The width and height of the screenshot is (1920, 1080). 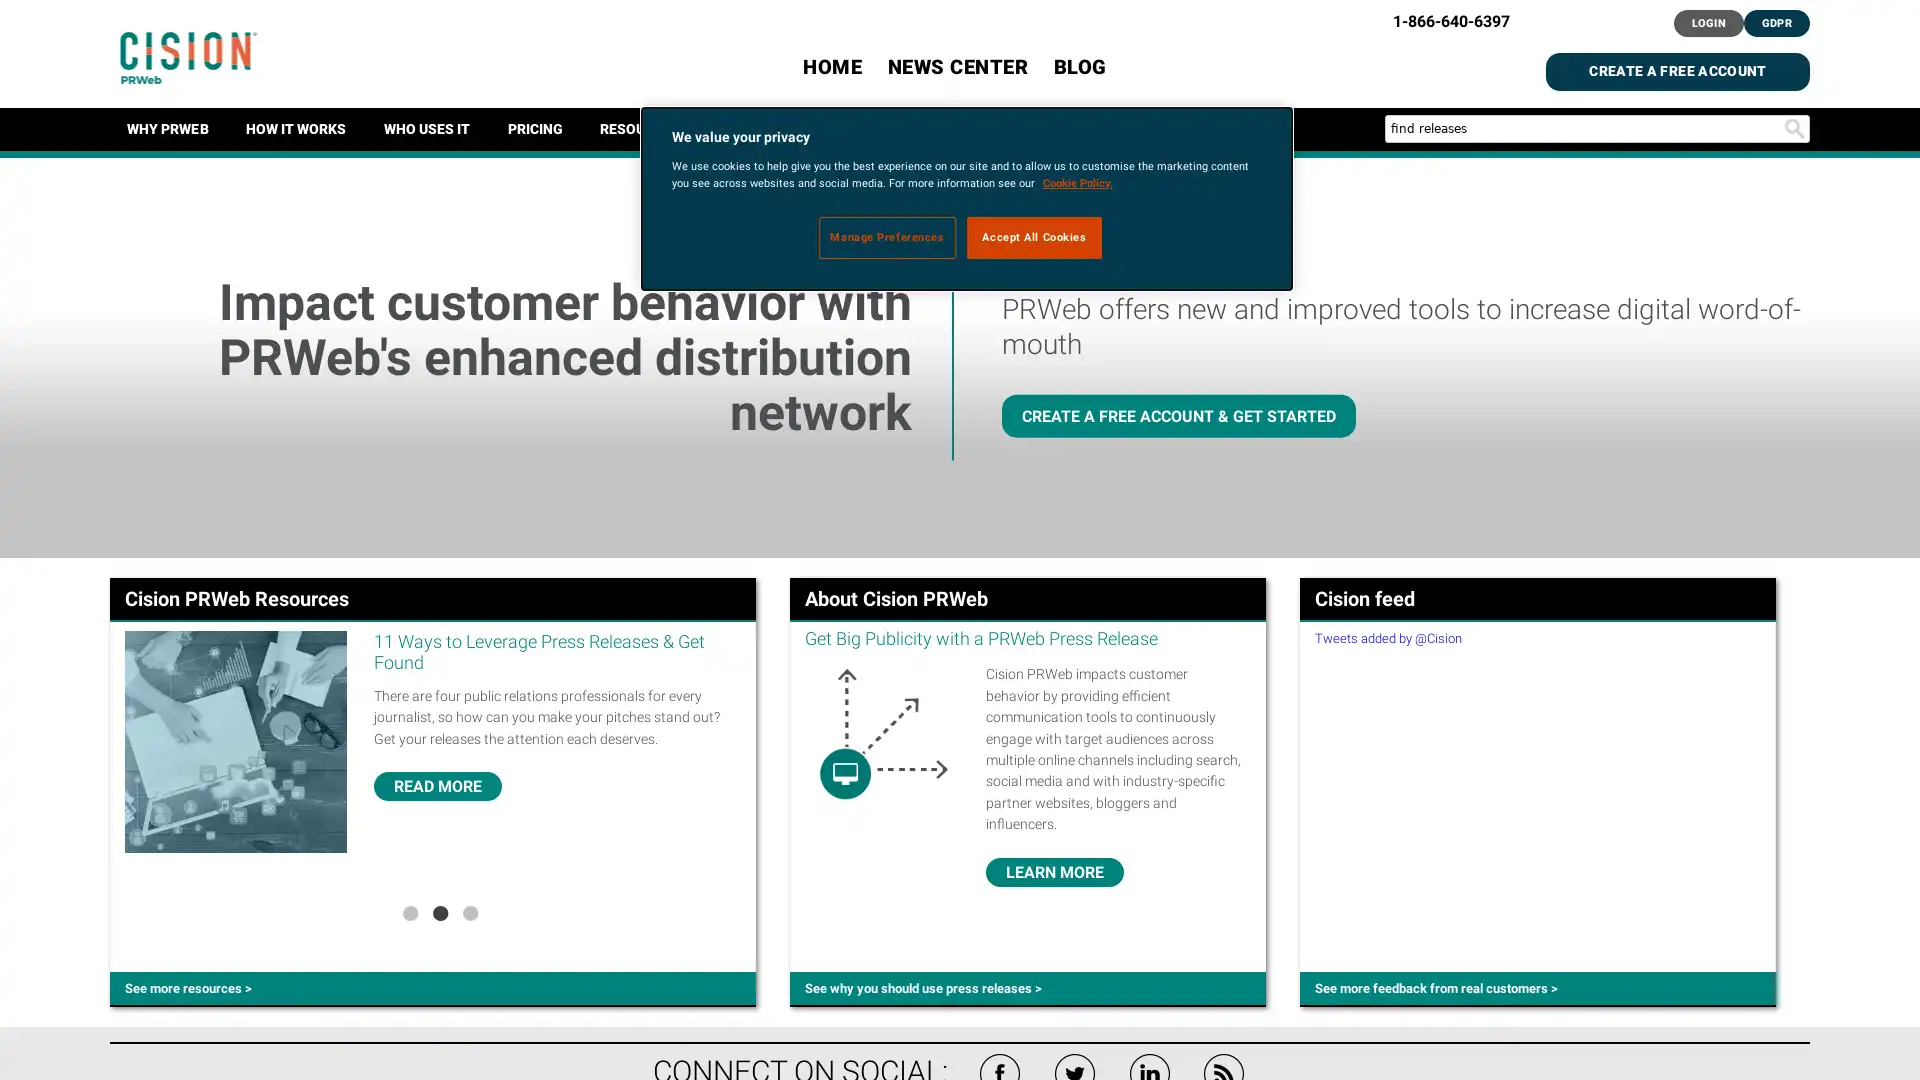 I want to click on 3, so click(x=469, y=911).